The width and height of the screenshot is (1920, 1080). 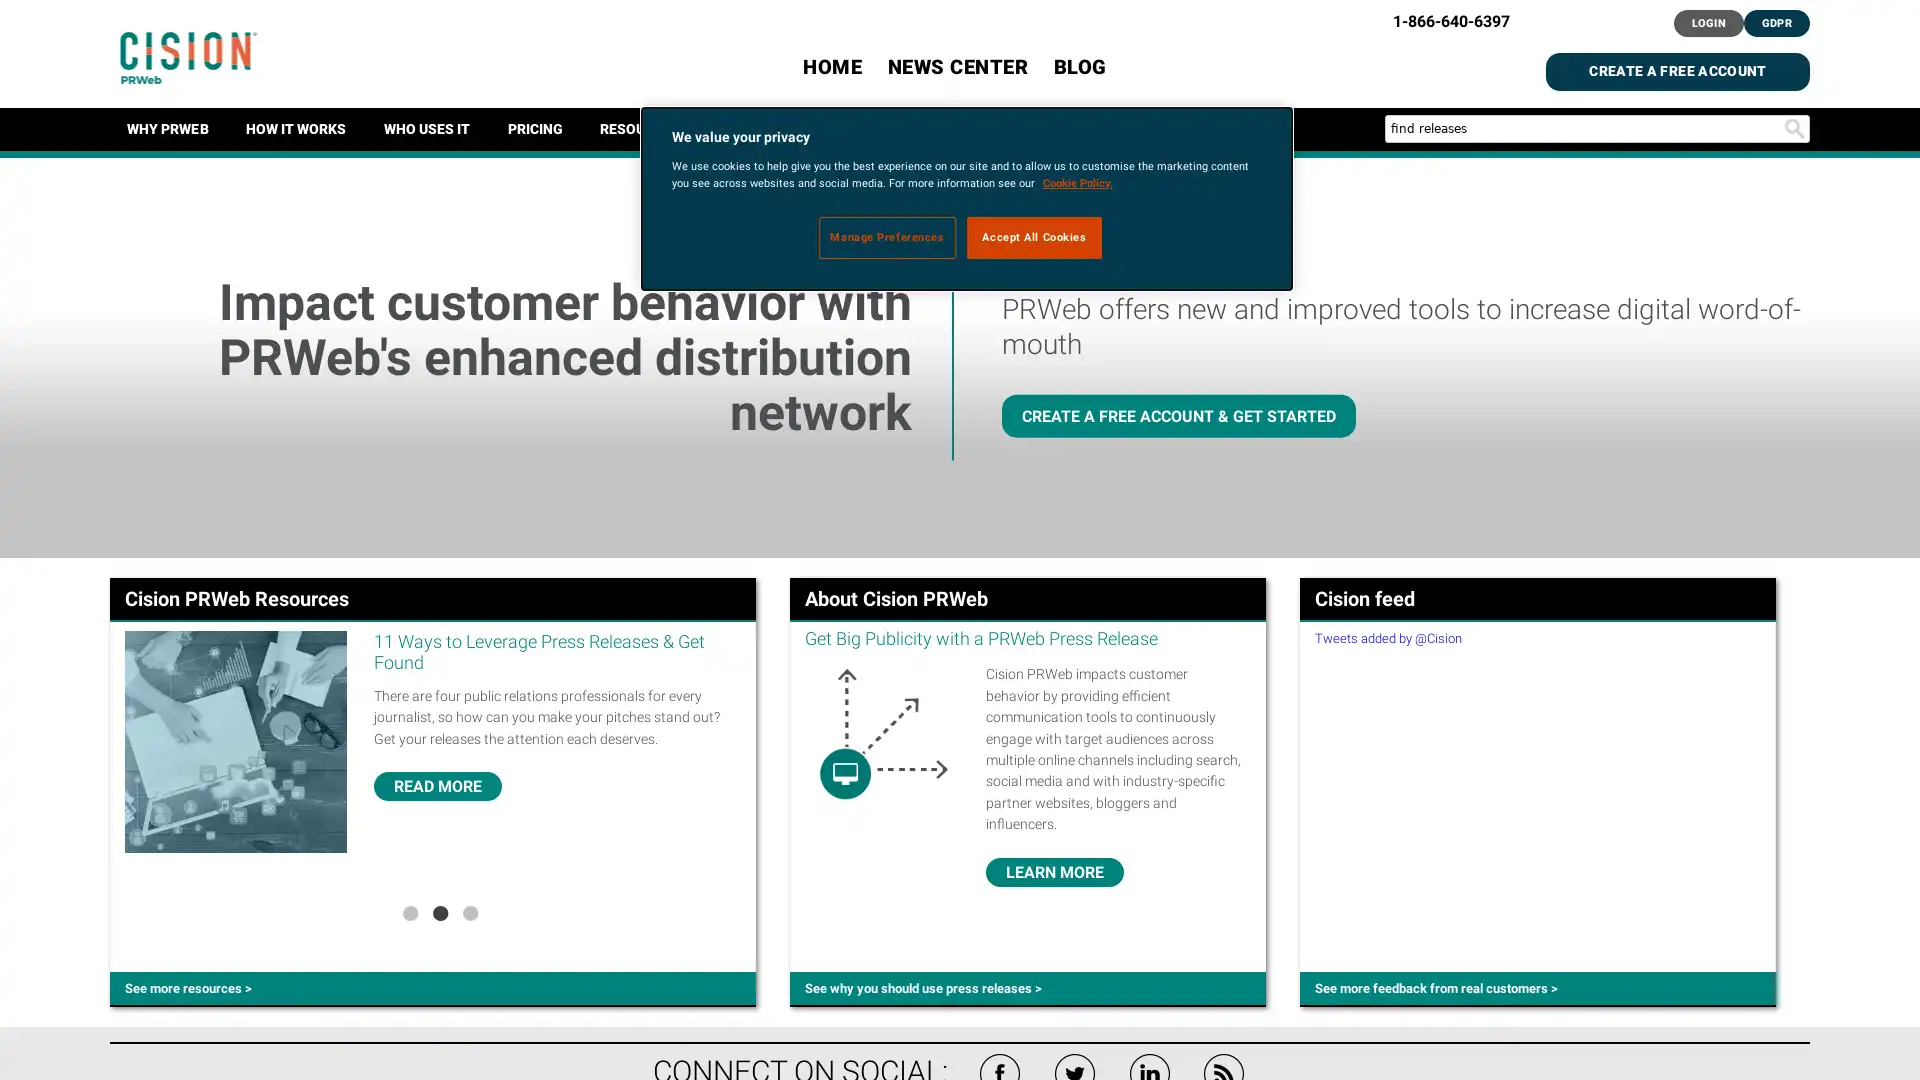 I want to click on 3, so click(x=469, y=911).